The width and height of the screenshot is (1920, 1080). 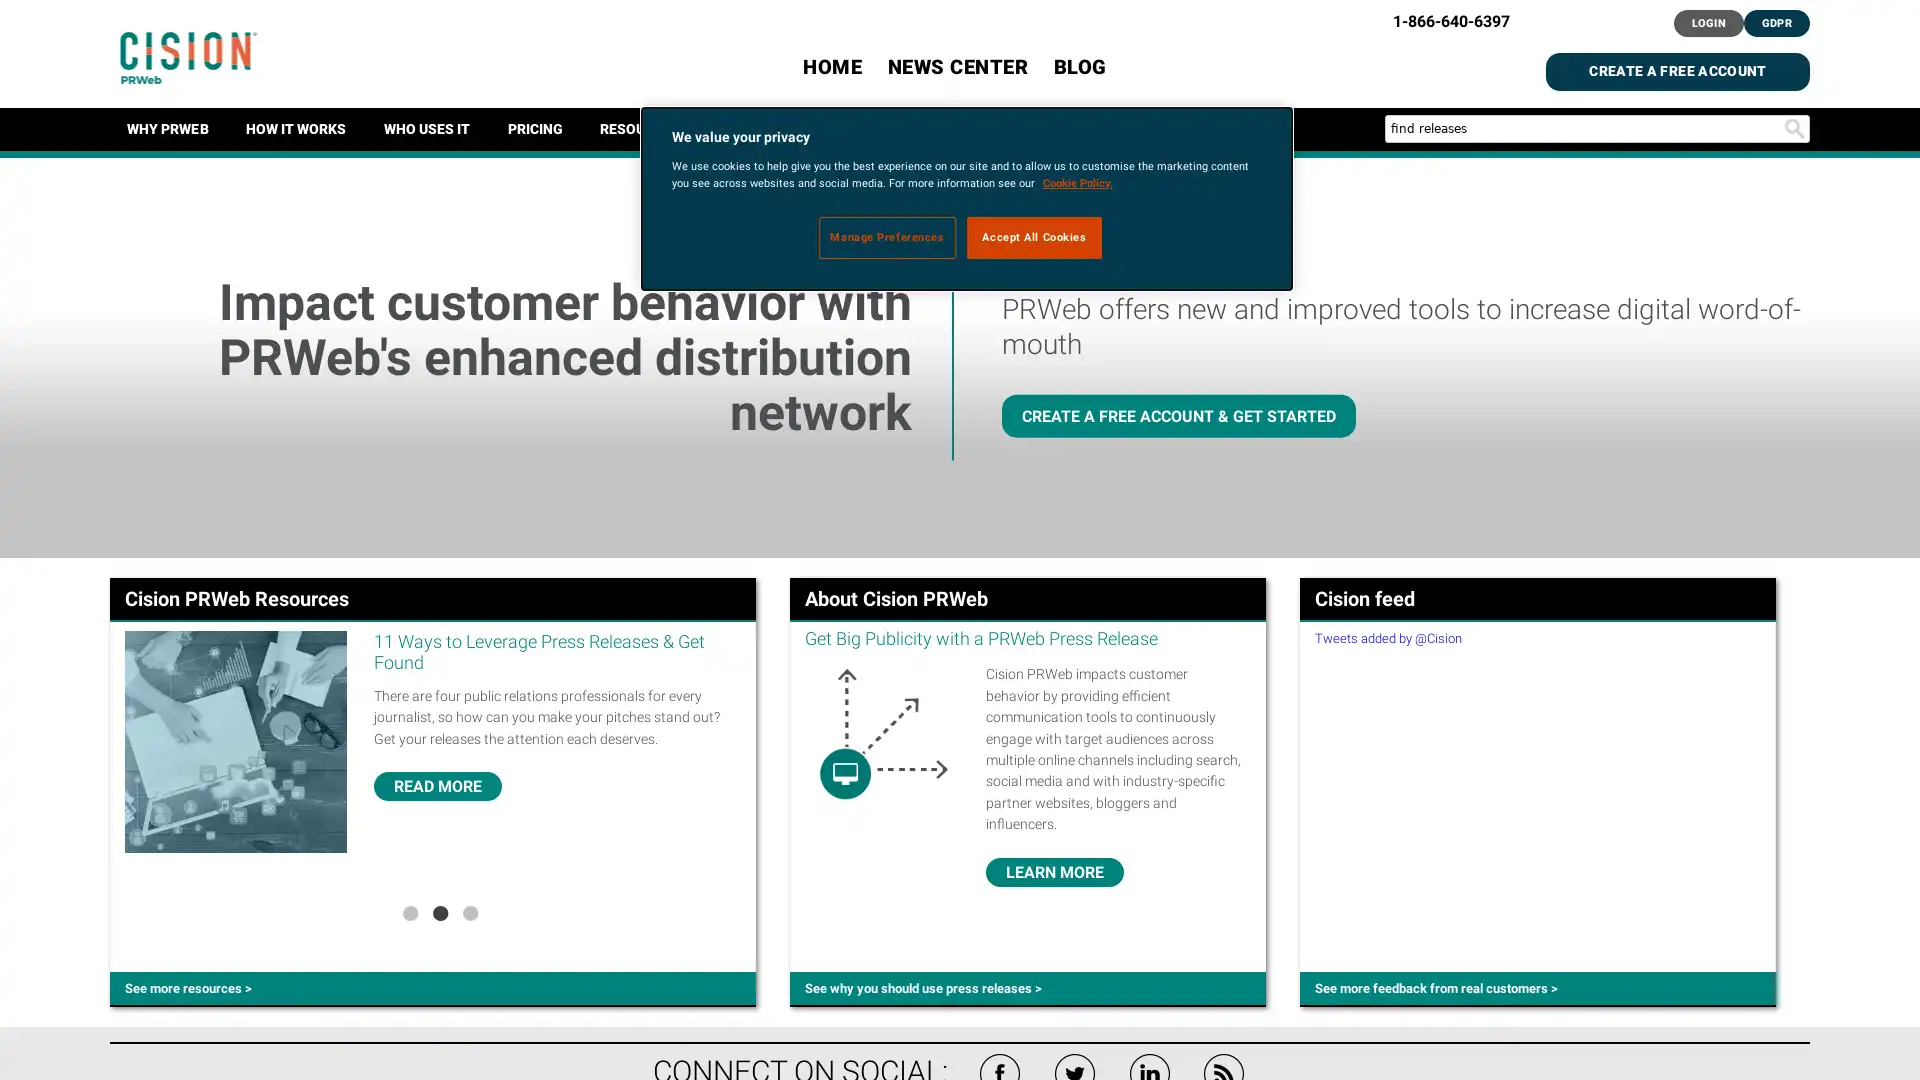 I want to click on 3, so click(x=469, y=911).